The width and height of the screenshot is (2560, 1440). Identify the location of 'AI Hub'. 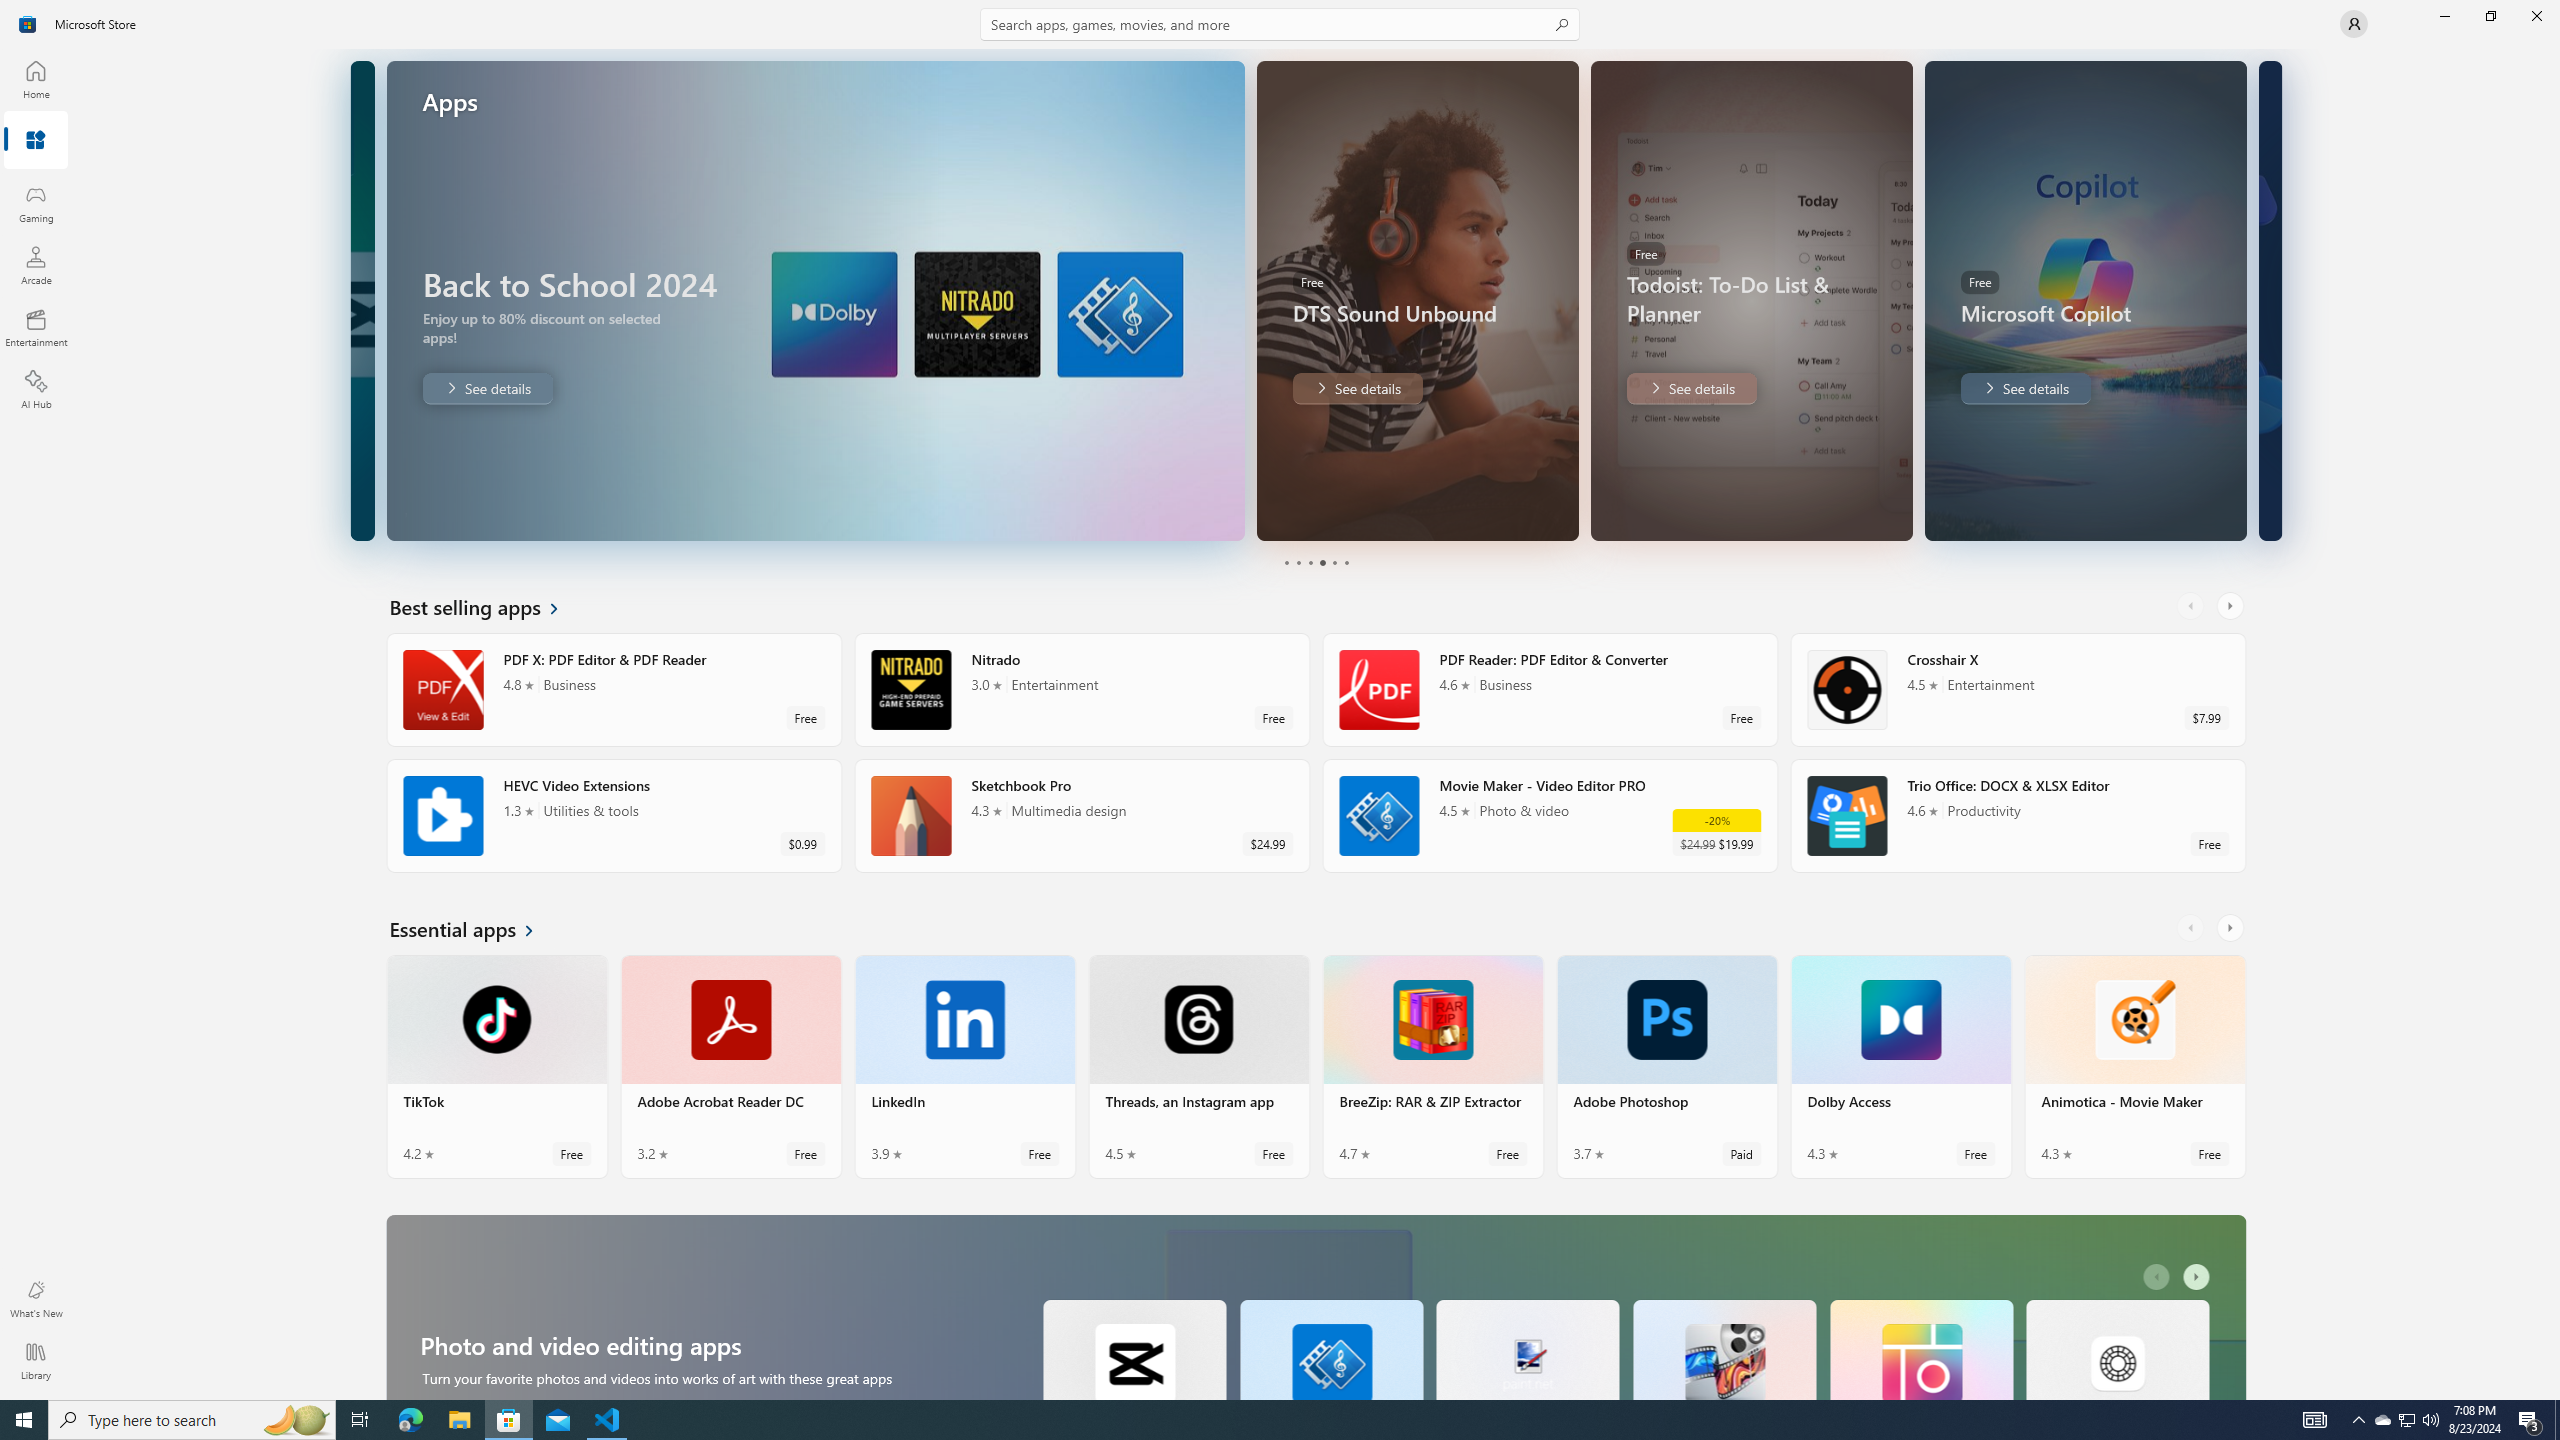
(34, 388).